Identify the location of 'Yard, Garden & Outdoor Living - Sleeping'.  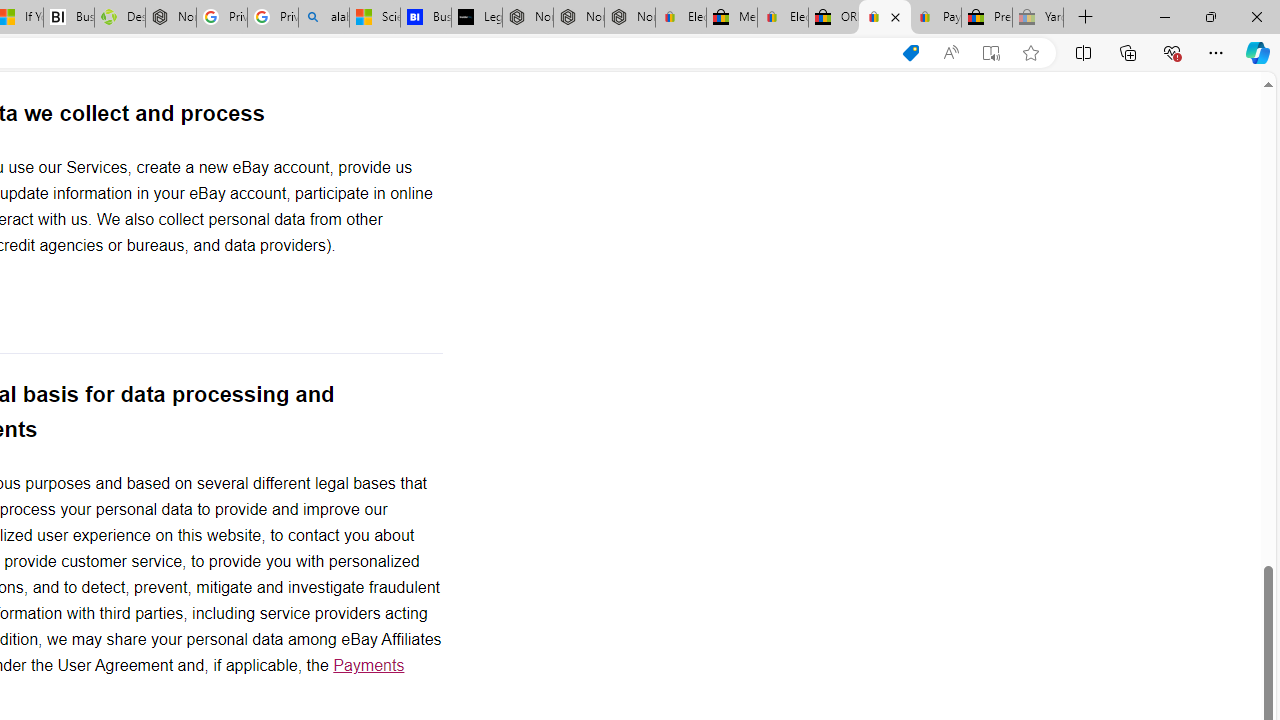
(1038, 17).